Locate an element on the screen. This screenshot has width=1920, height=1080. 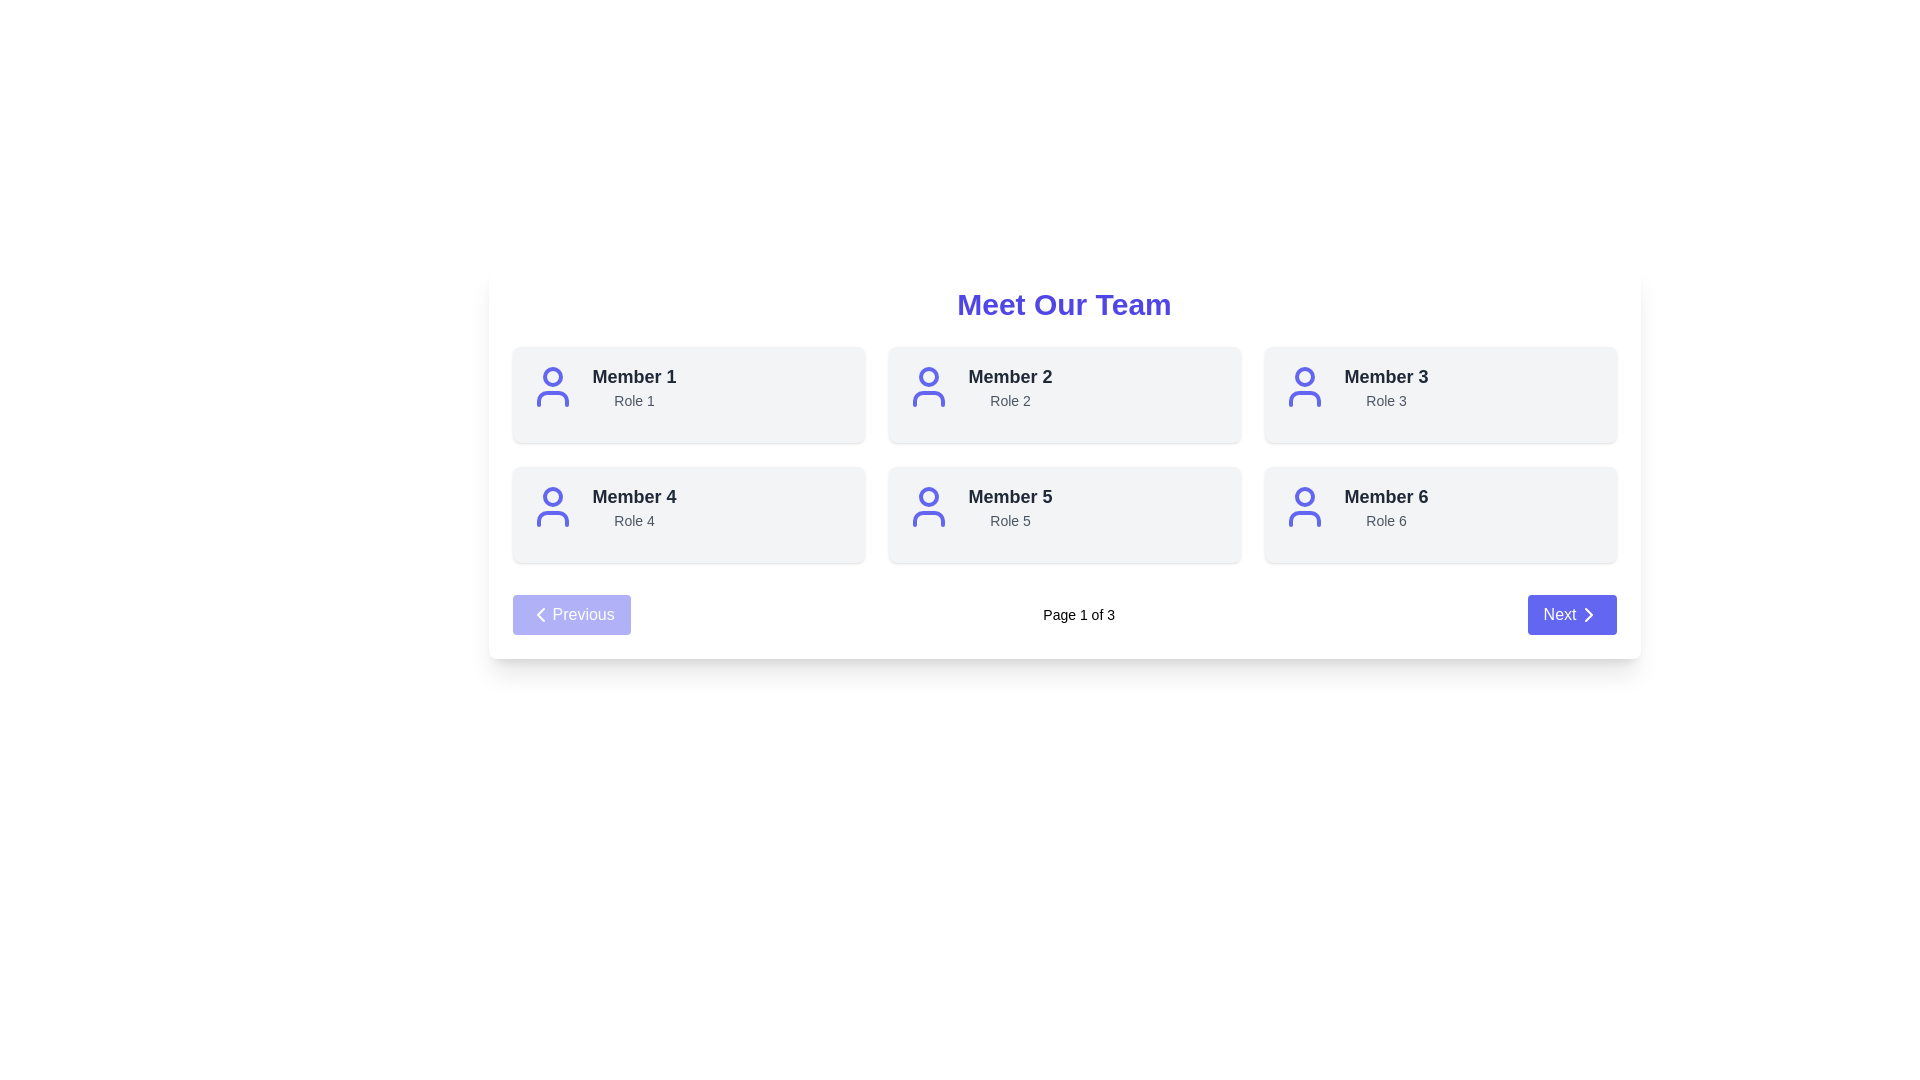
lower part of the user profile icon located in the rightmost card of the first row in the grid by hovering over it is located at coordinates (1304, 398).